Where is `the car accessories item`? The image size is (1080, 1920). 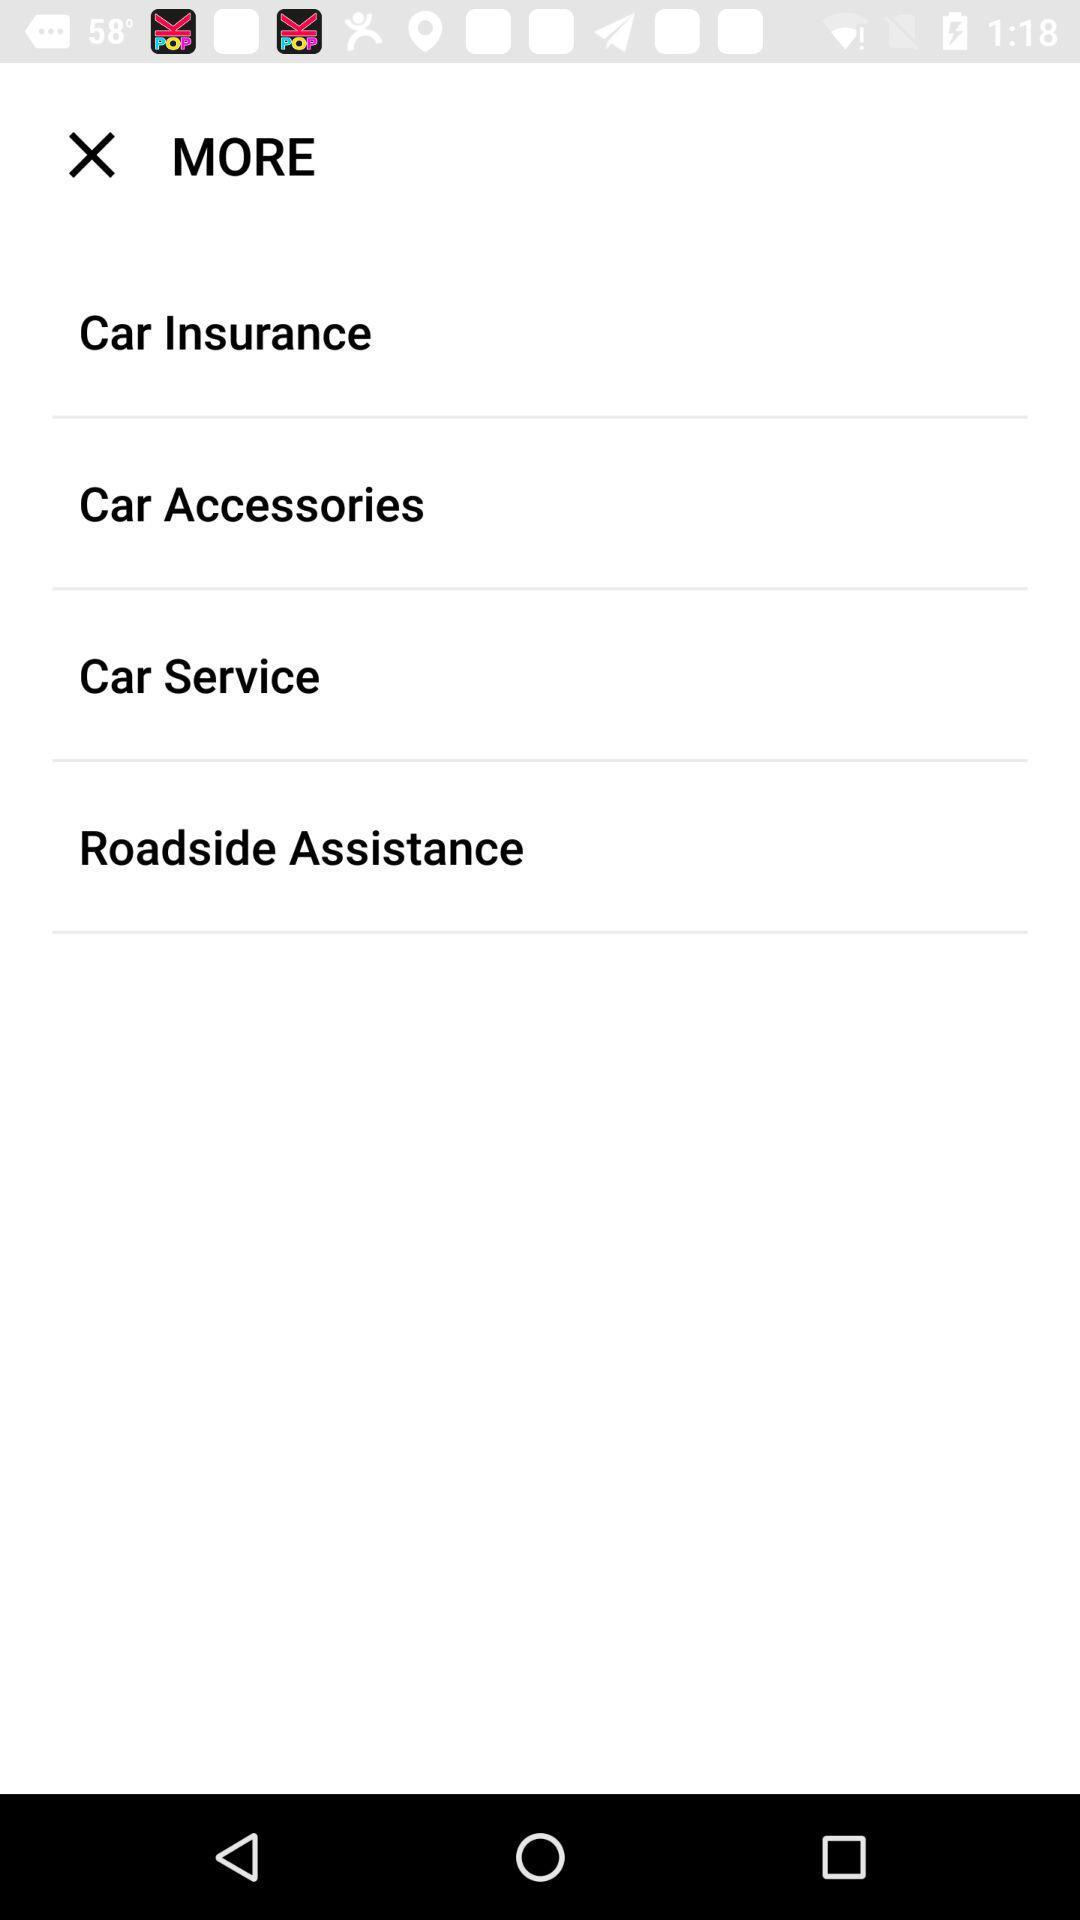 the car accessories item is located at coordinates (540, 502).